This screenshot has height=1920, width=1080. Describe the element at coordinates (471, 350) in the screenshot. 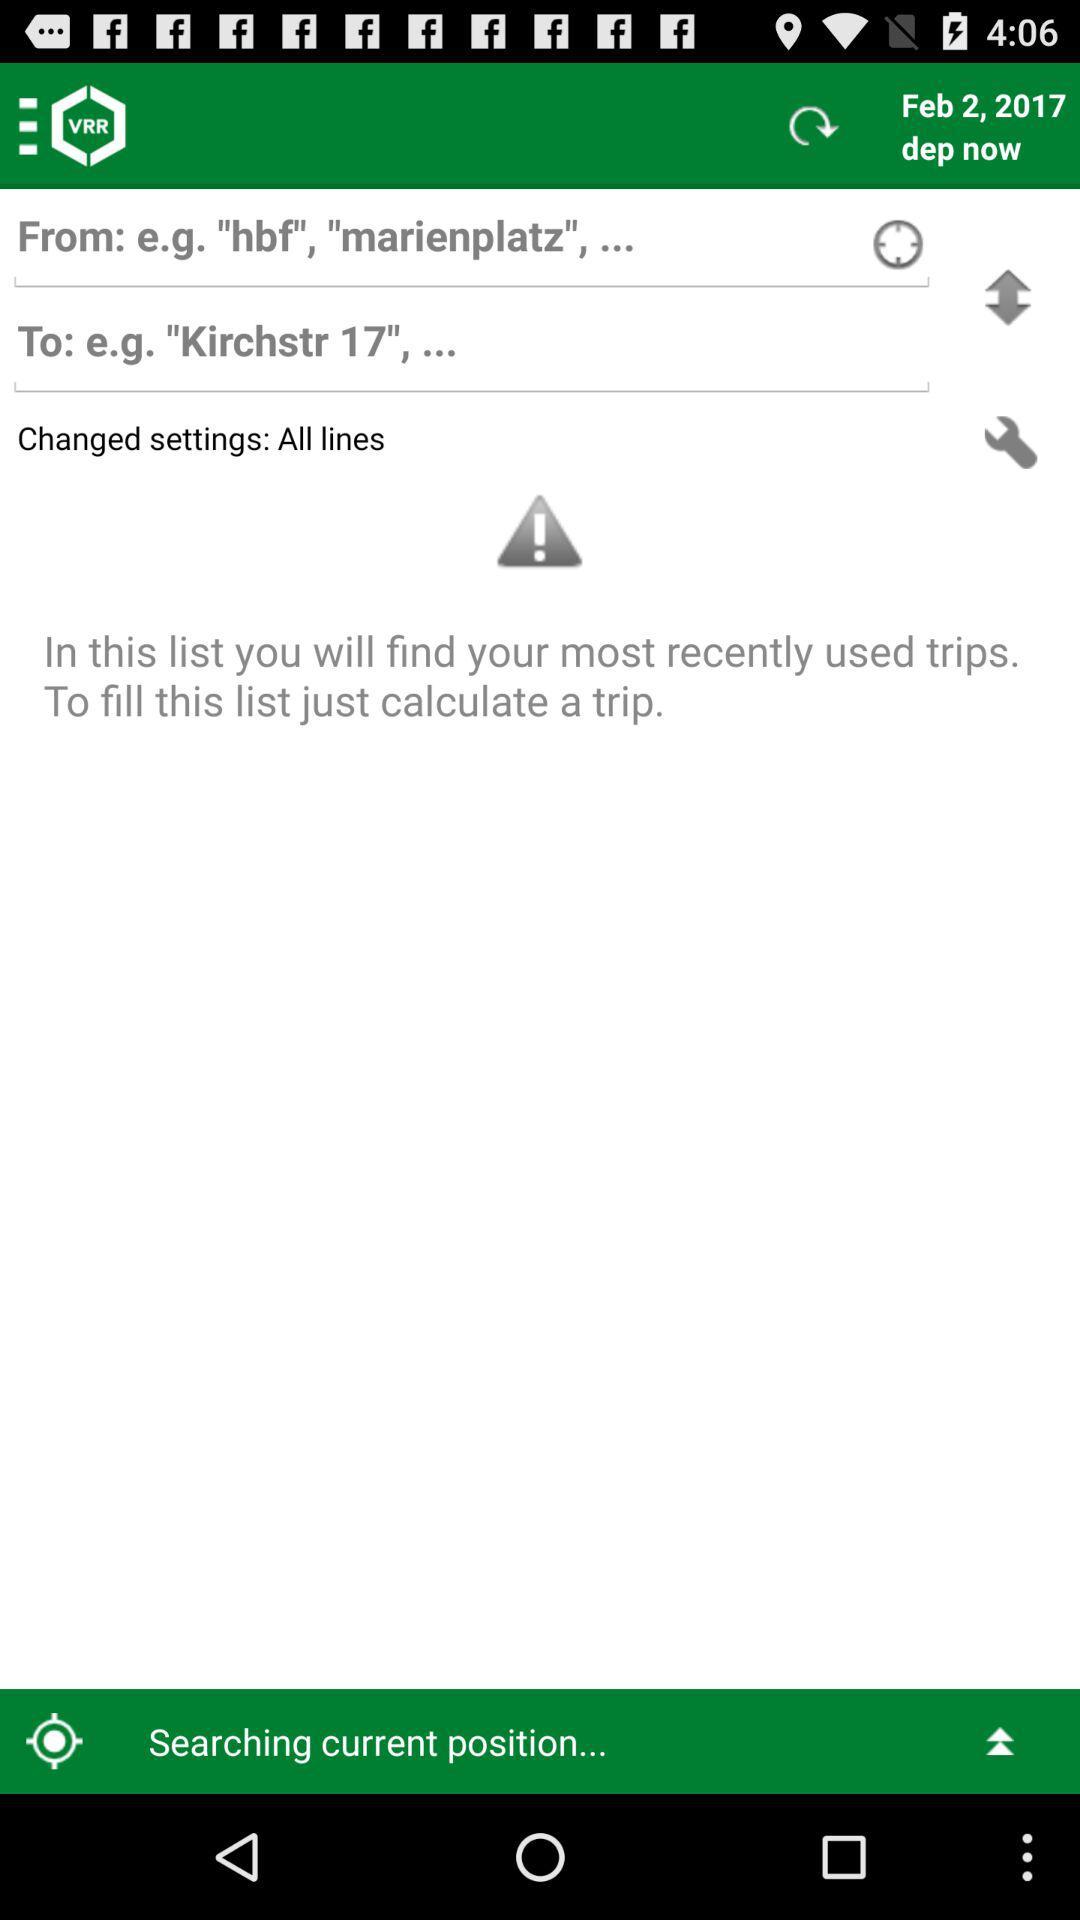

I see `the app above the changed settings all app` at that location.